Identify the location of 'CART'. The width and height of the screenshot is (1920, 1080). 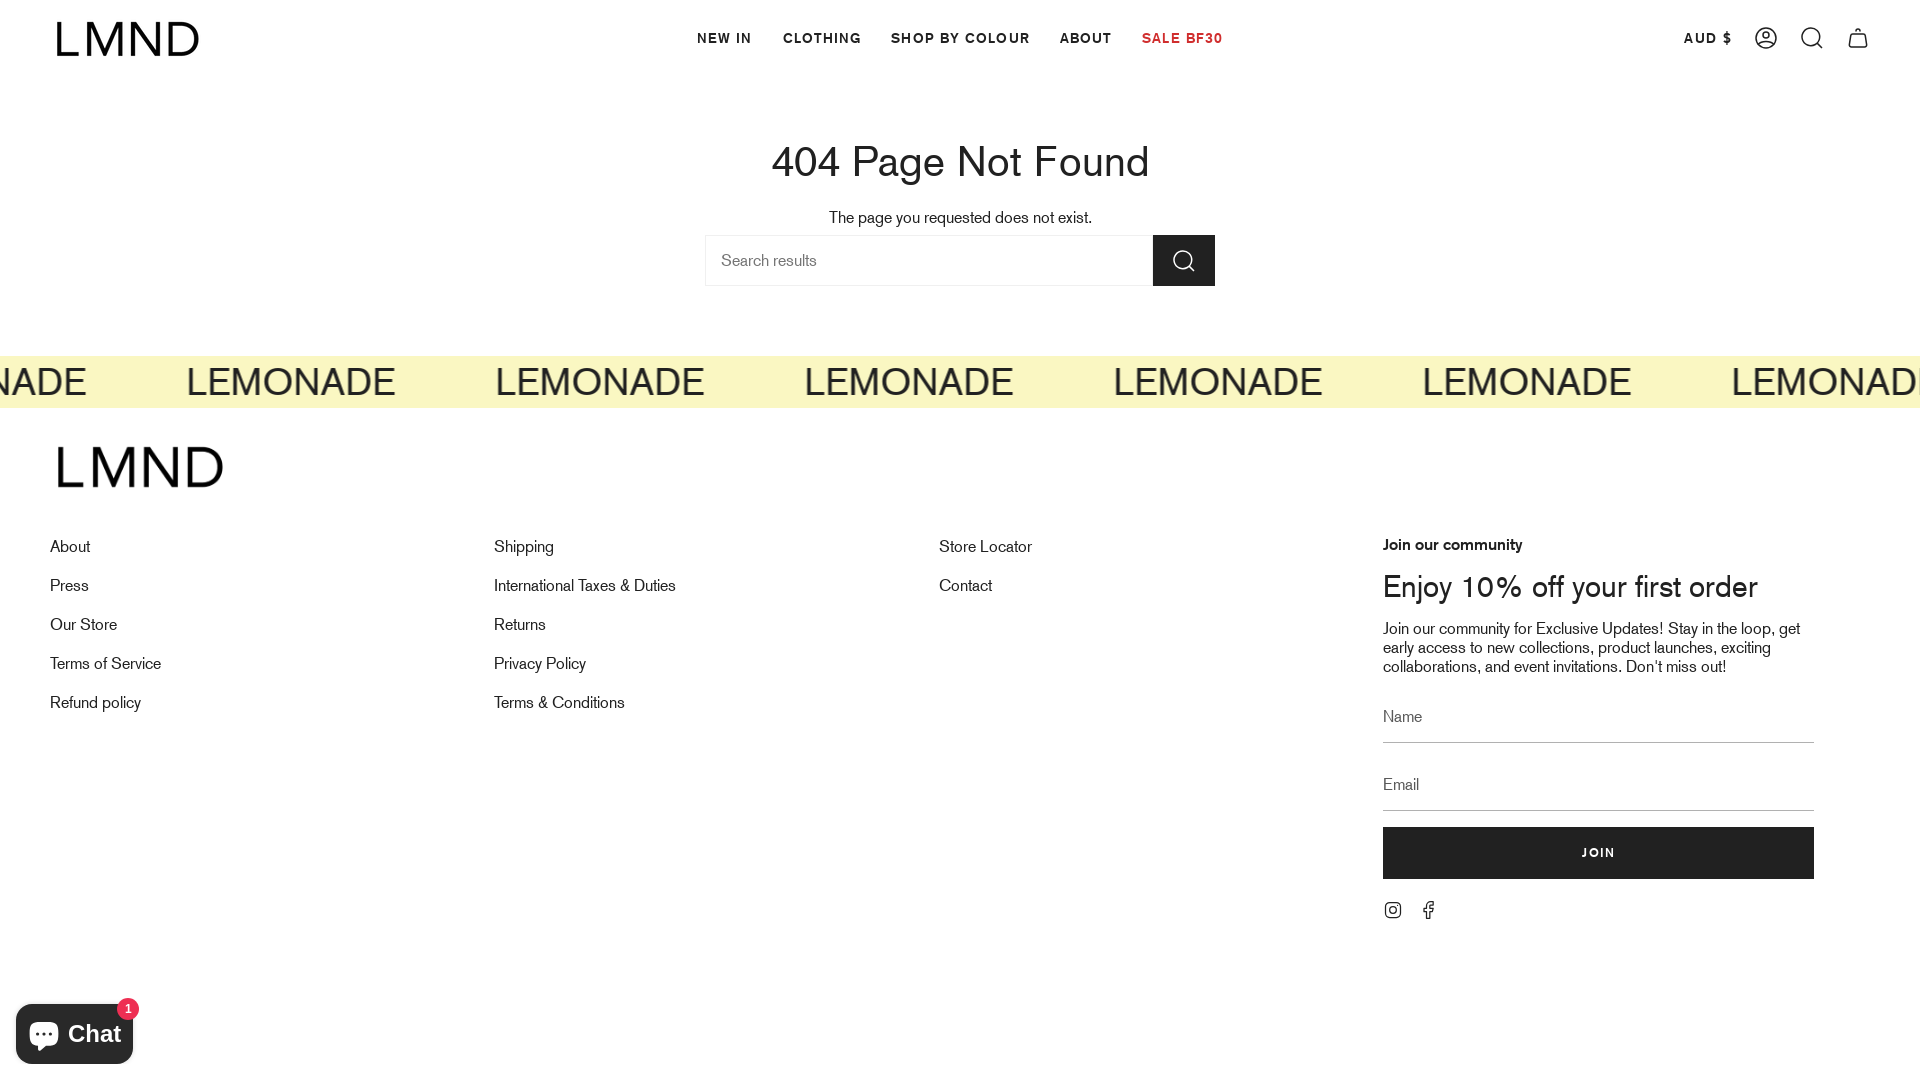
(1856, 38).